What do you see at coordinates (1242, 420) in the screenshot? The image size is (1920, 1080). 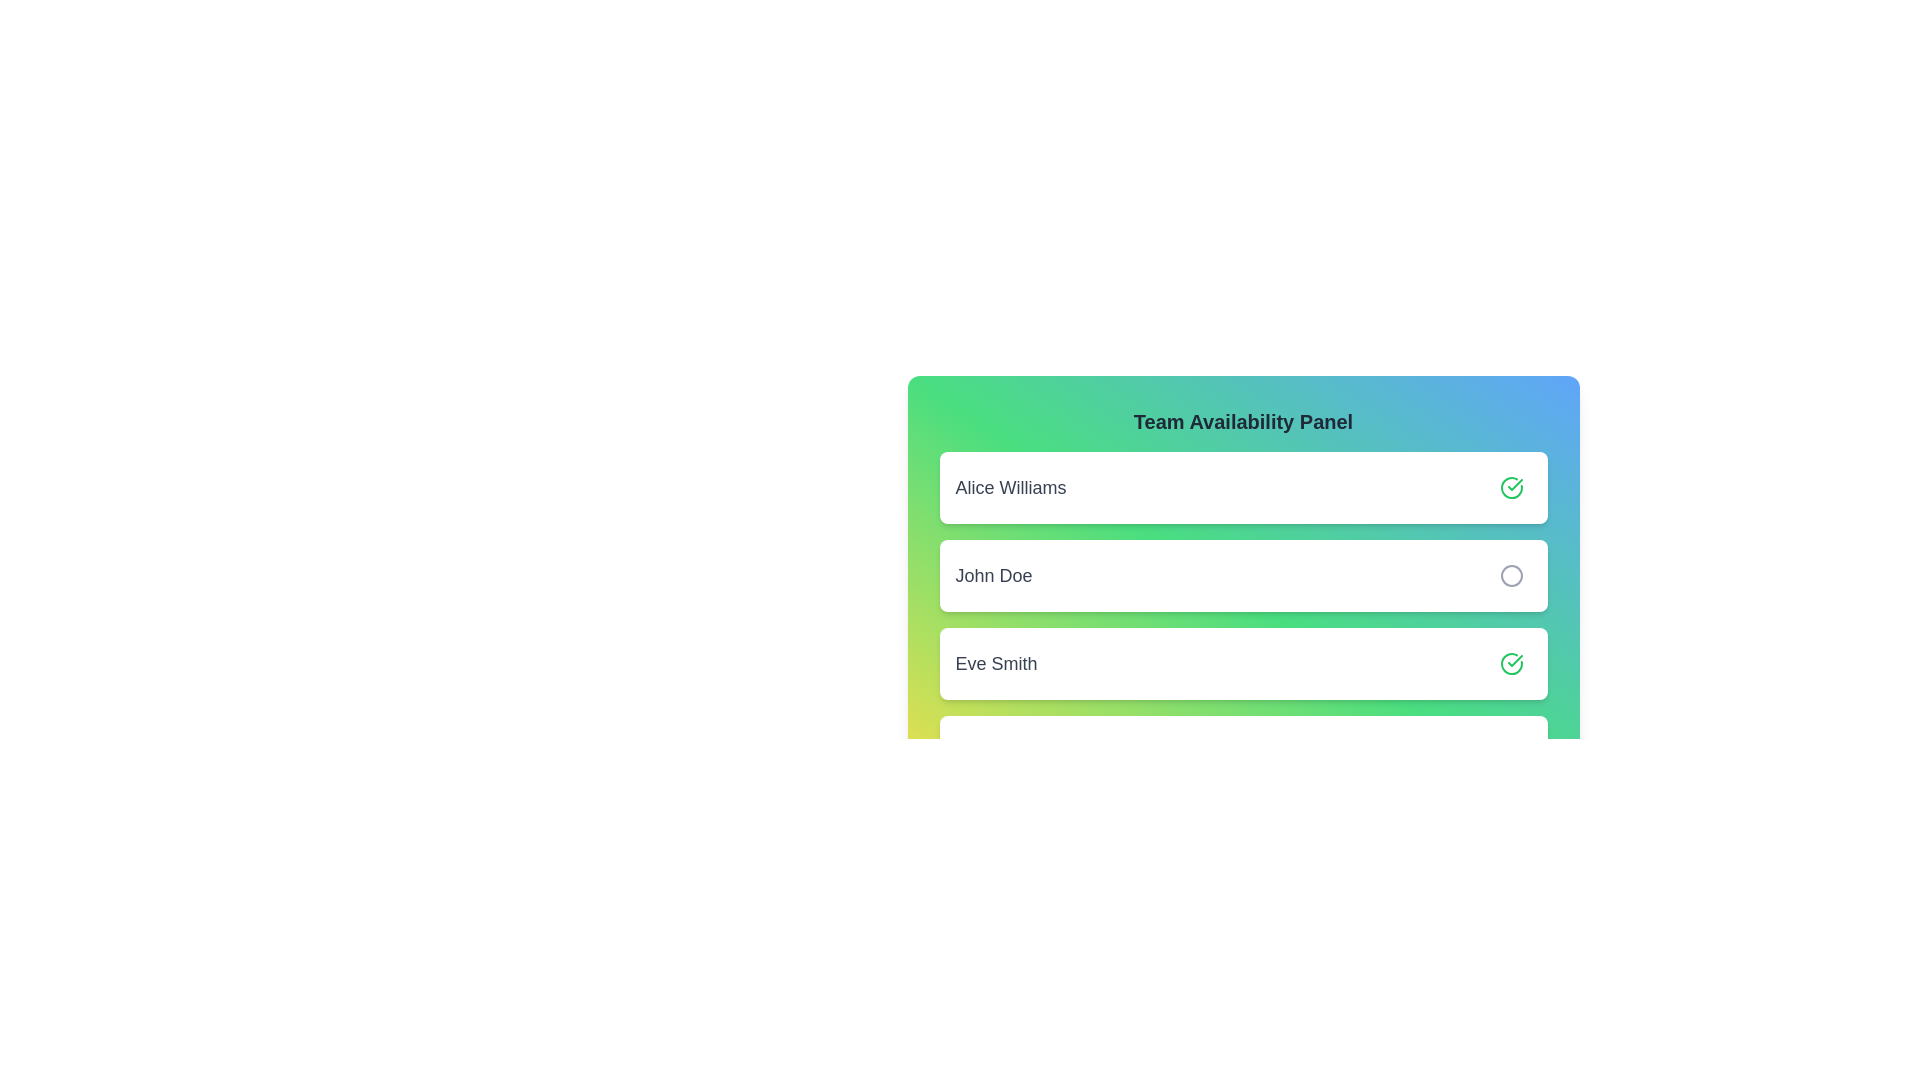 I see `the header text of the Team Availability Panel` at bounding box center [1242, 420].